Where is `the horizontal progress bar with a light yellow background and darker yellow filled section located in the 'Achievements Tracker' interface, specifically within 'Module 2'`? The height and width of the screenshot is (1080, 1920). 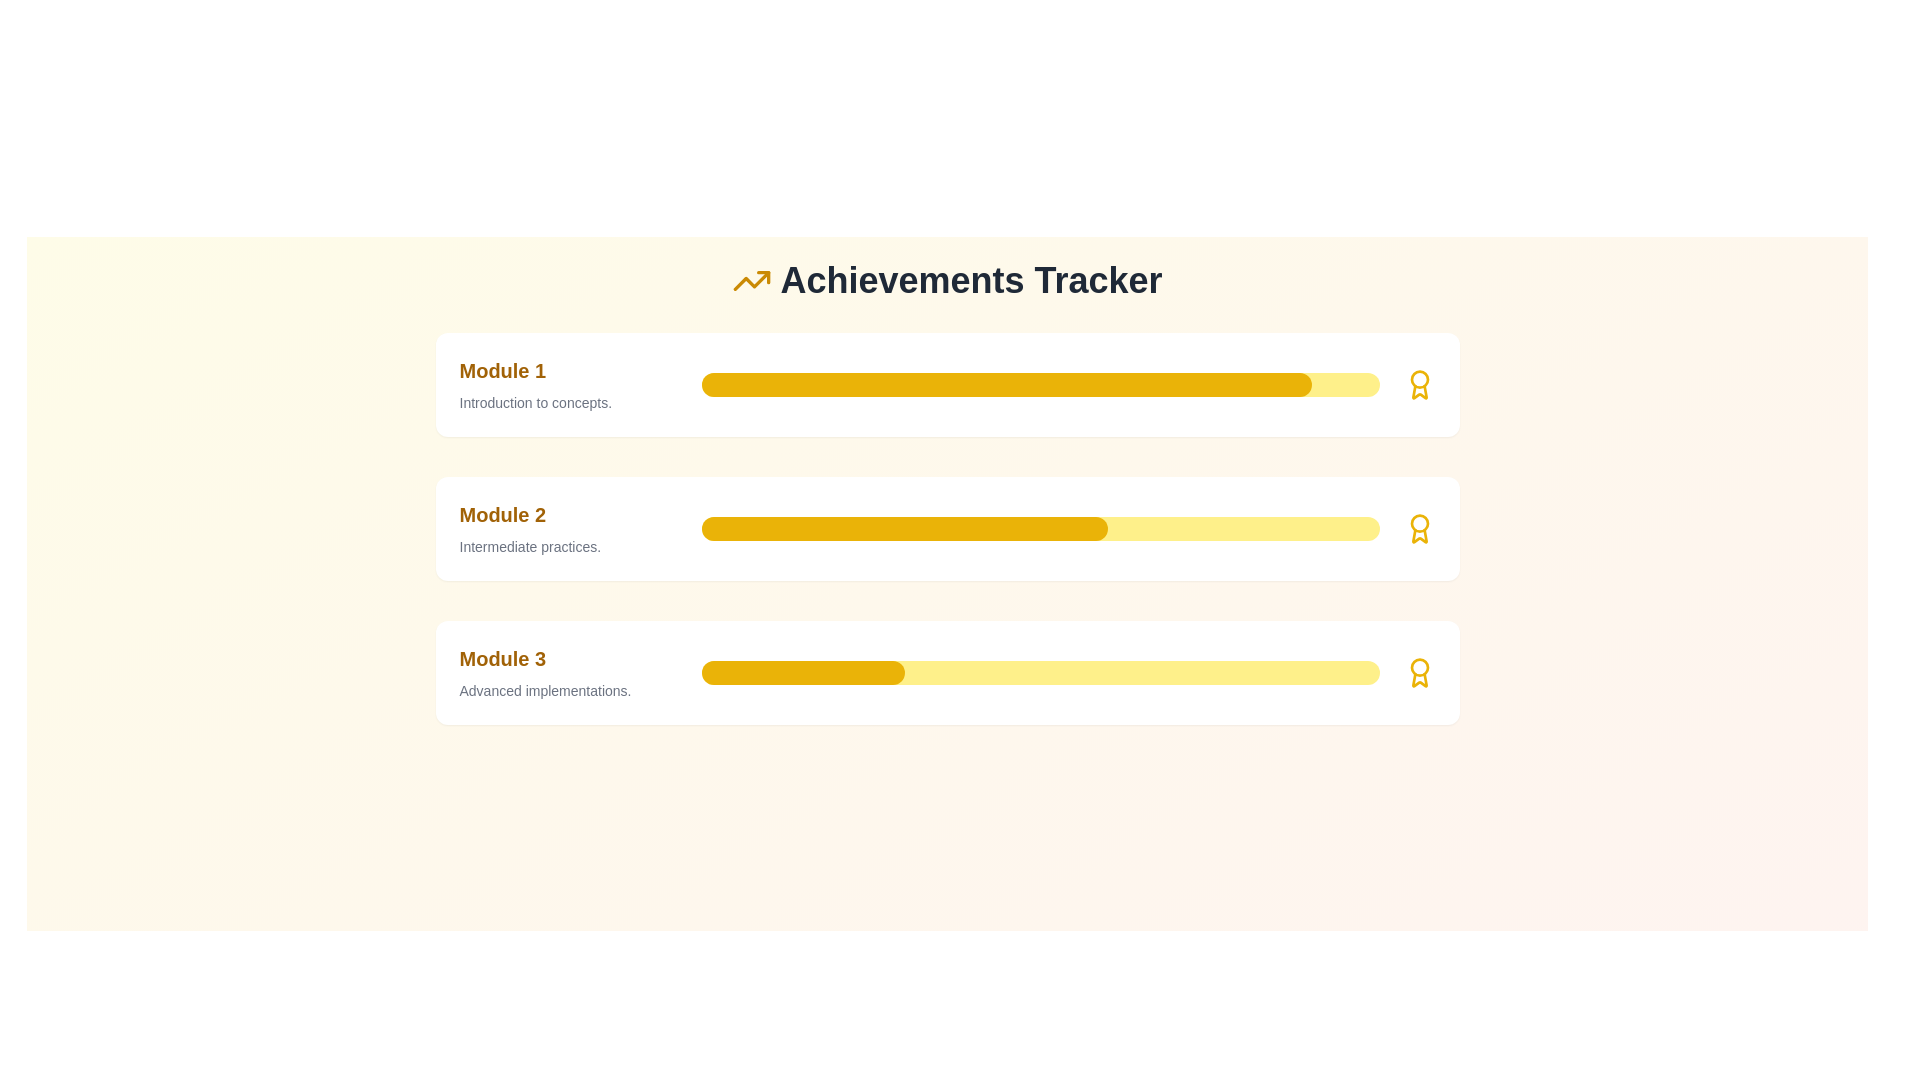
the horizontal progress bar with a light yellow background and darker yellow filled section located in the 'Achievements Tracker' interface, specifically within 'Module 2' is located at coordinates (1040, 527).